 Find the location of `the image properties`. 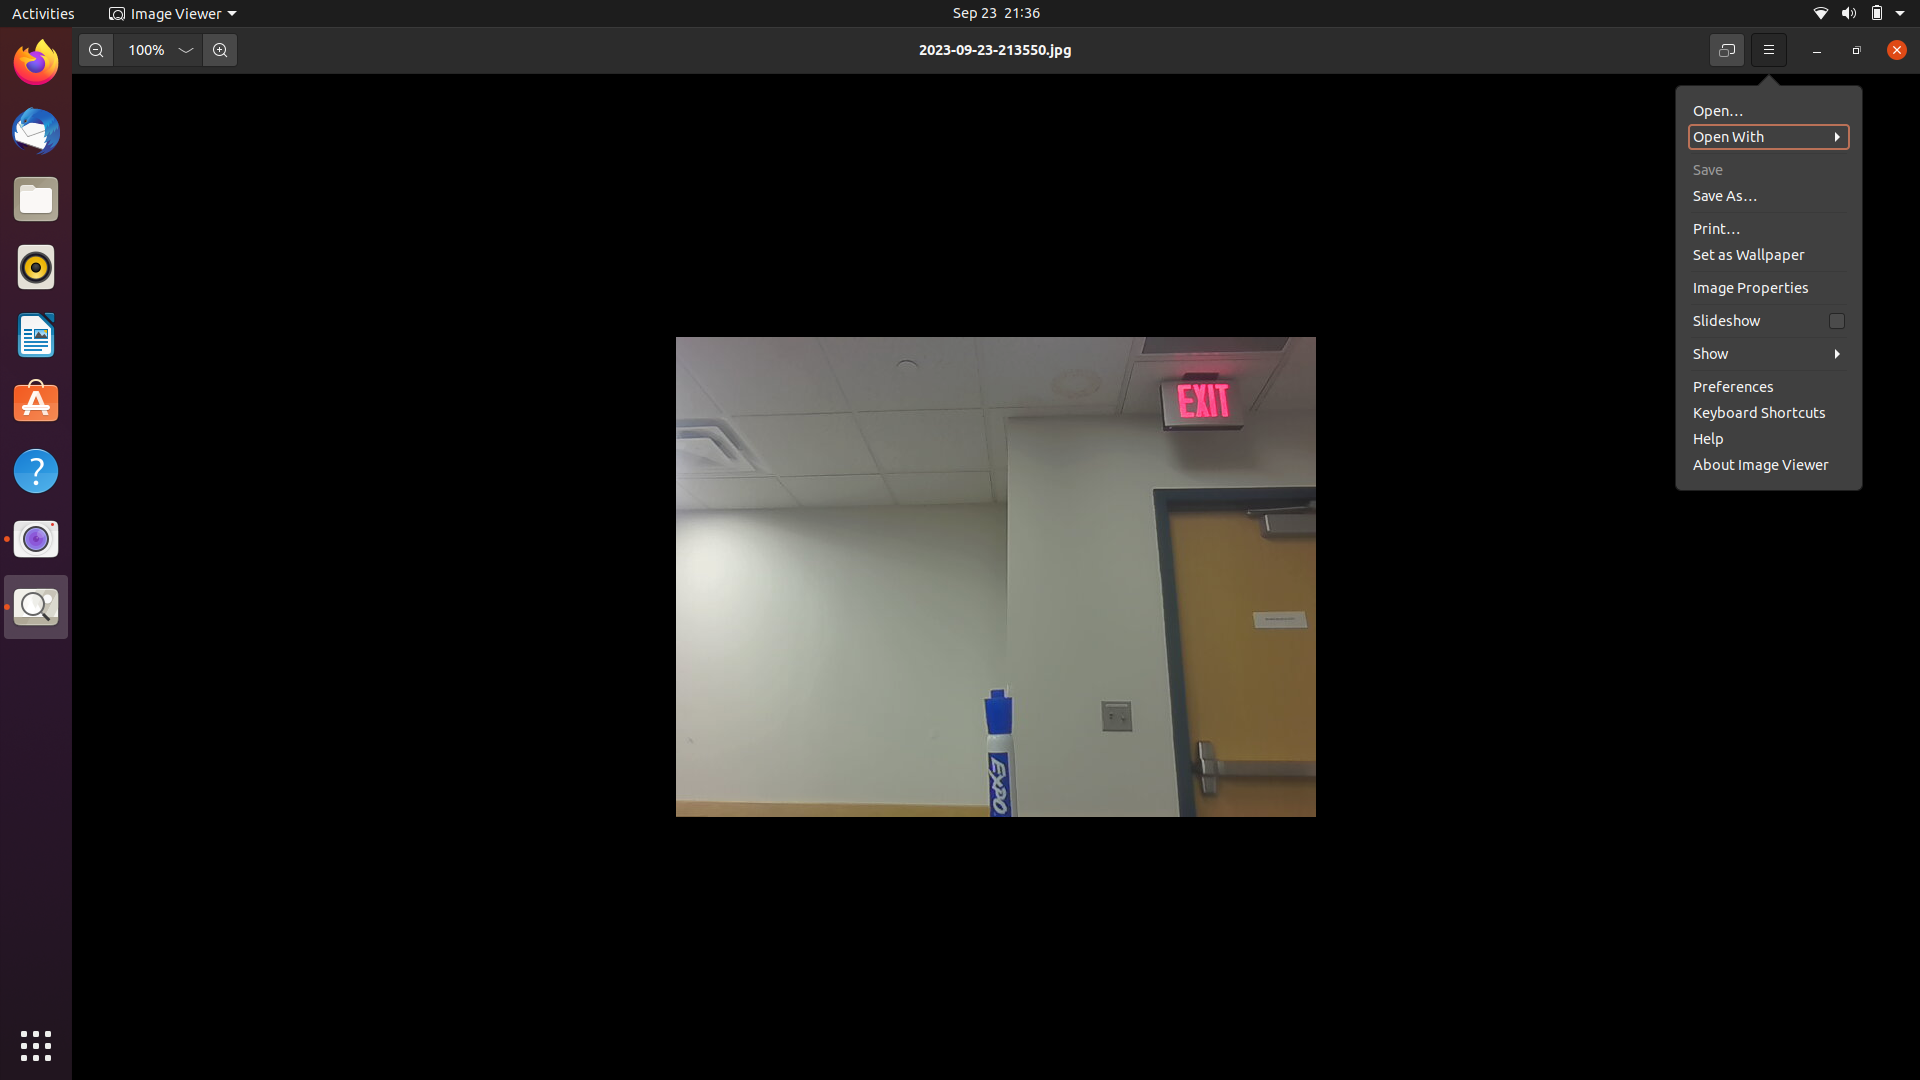

the image properties is located at coordinates (1765, 319).